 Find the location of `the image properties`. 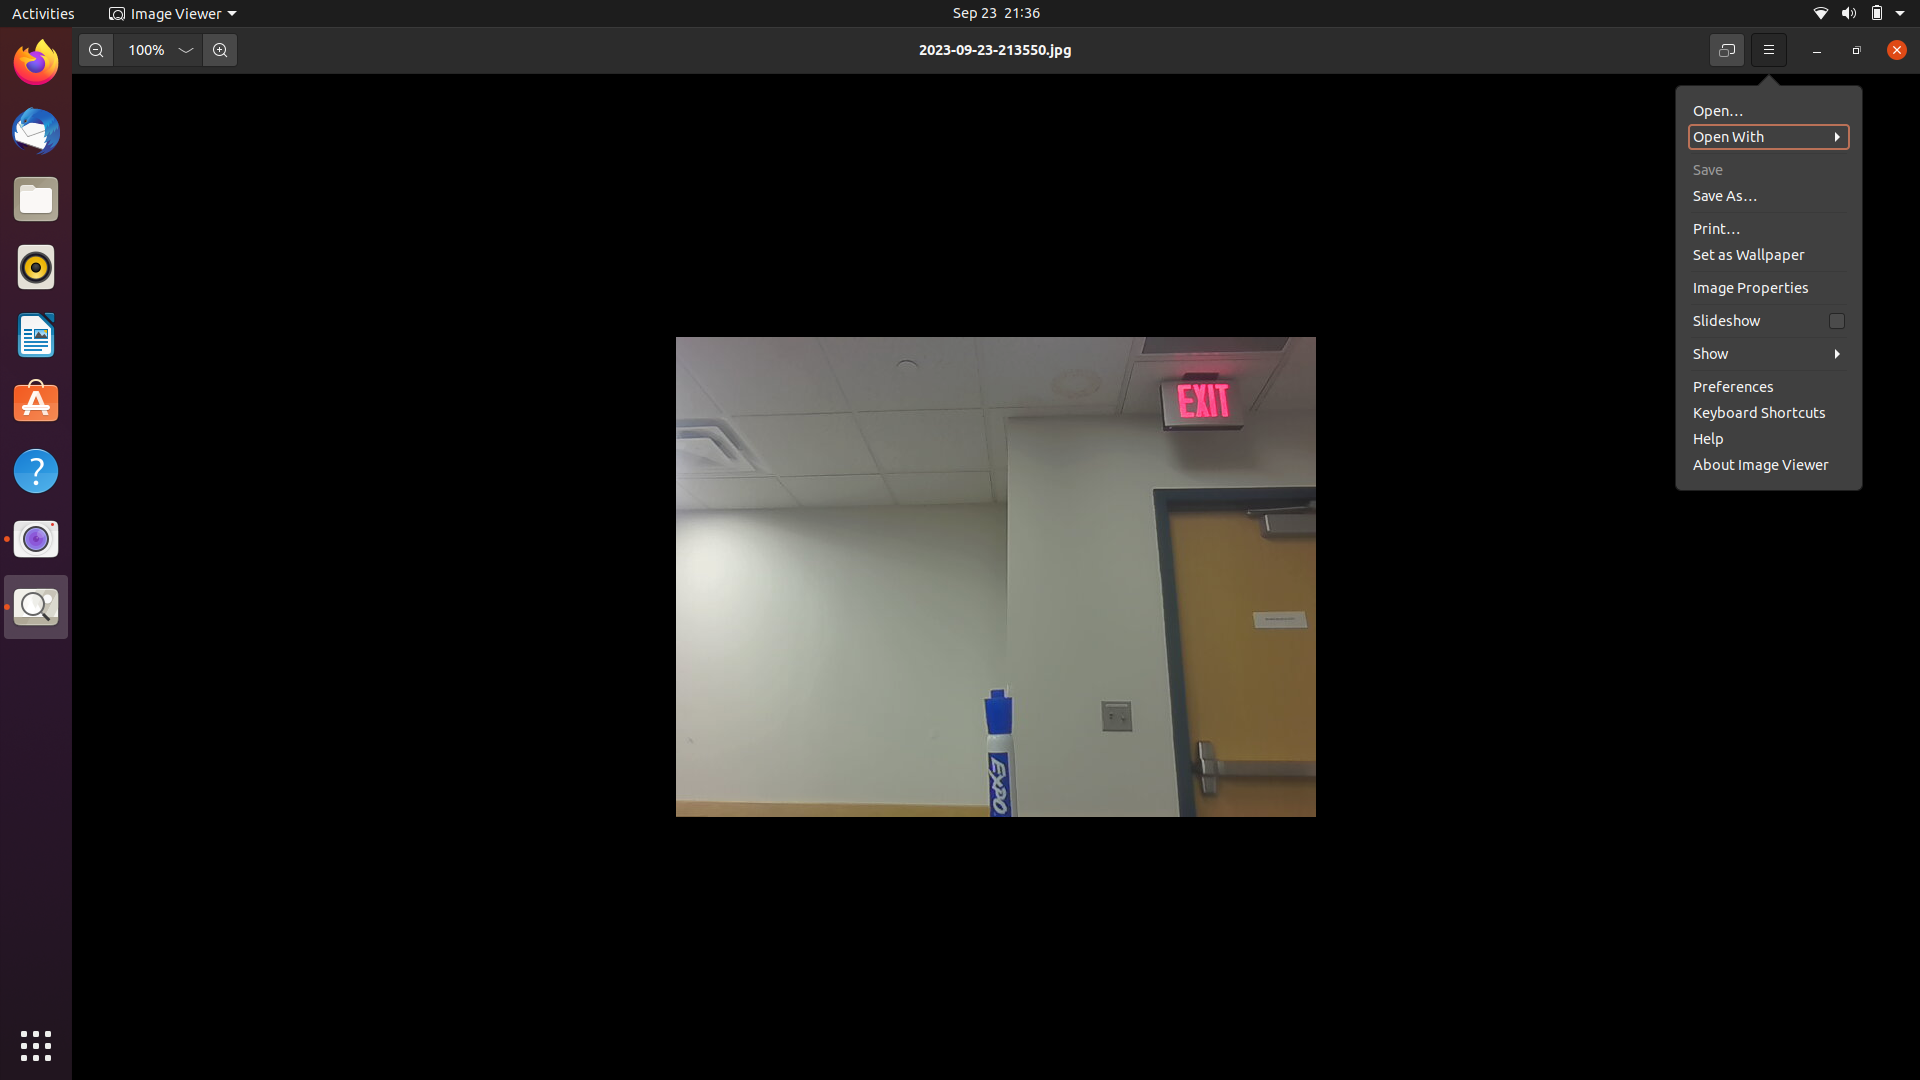

the image properties is located at coordinates (1765, 319).